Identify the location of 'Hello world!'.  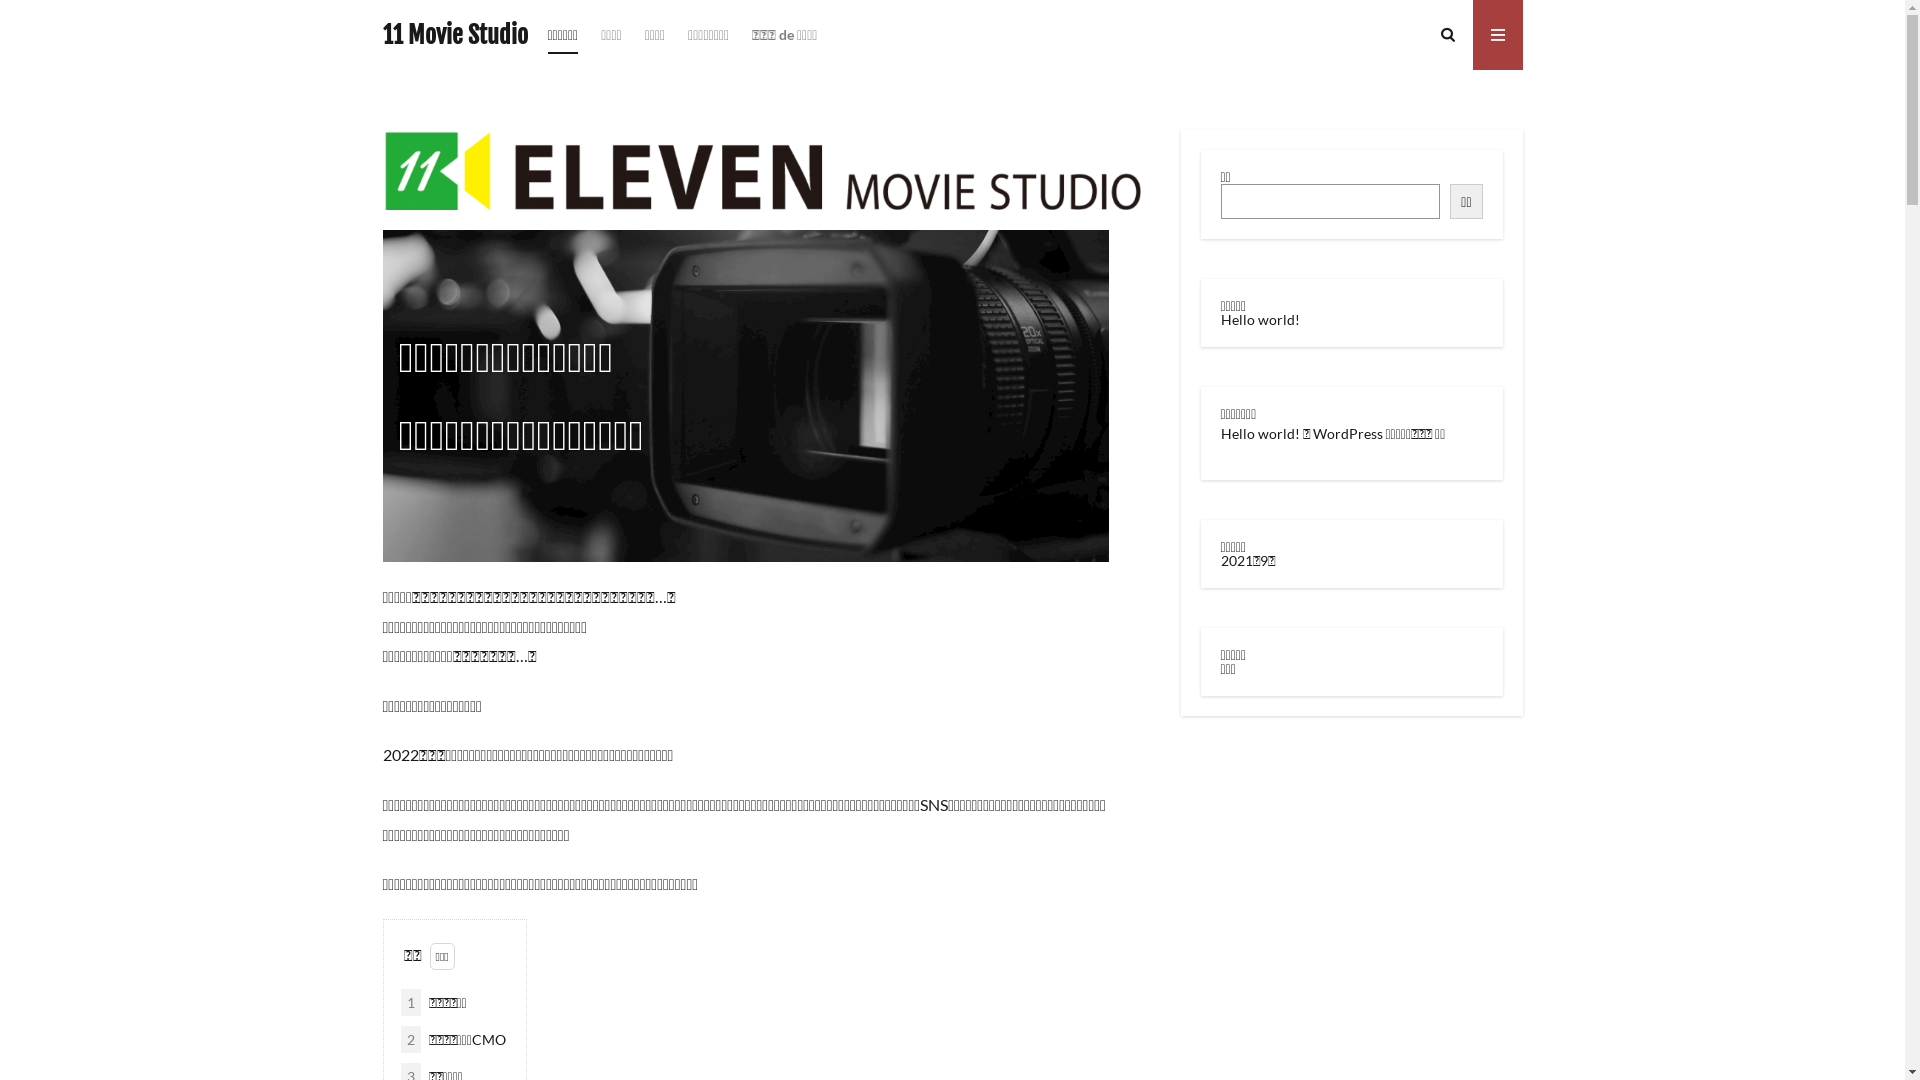
(1258, 432).